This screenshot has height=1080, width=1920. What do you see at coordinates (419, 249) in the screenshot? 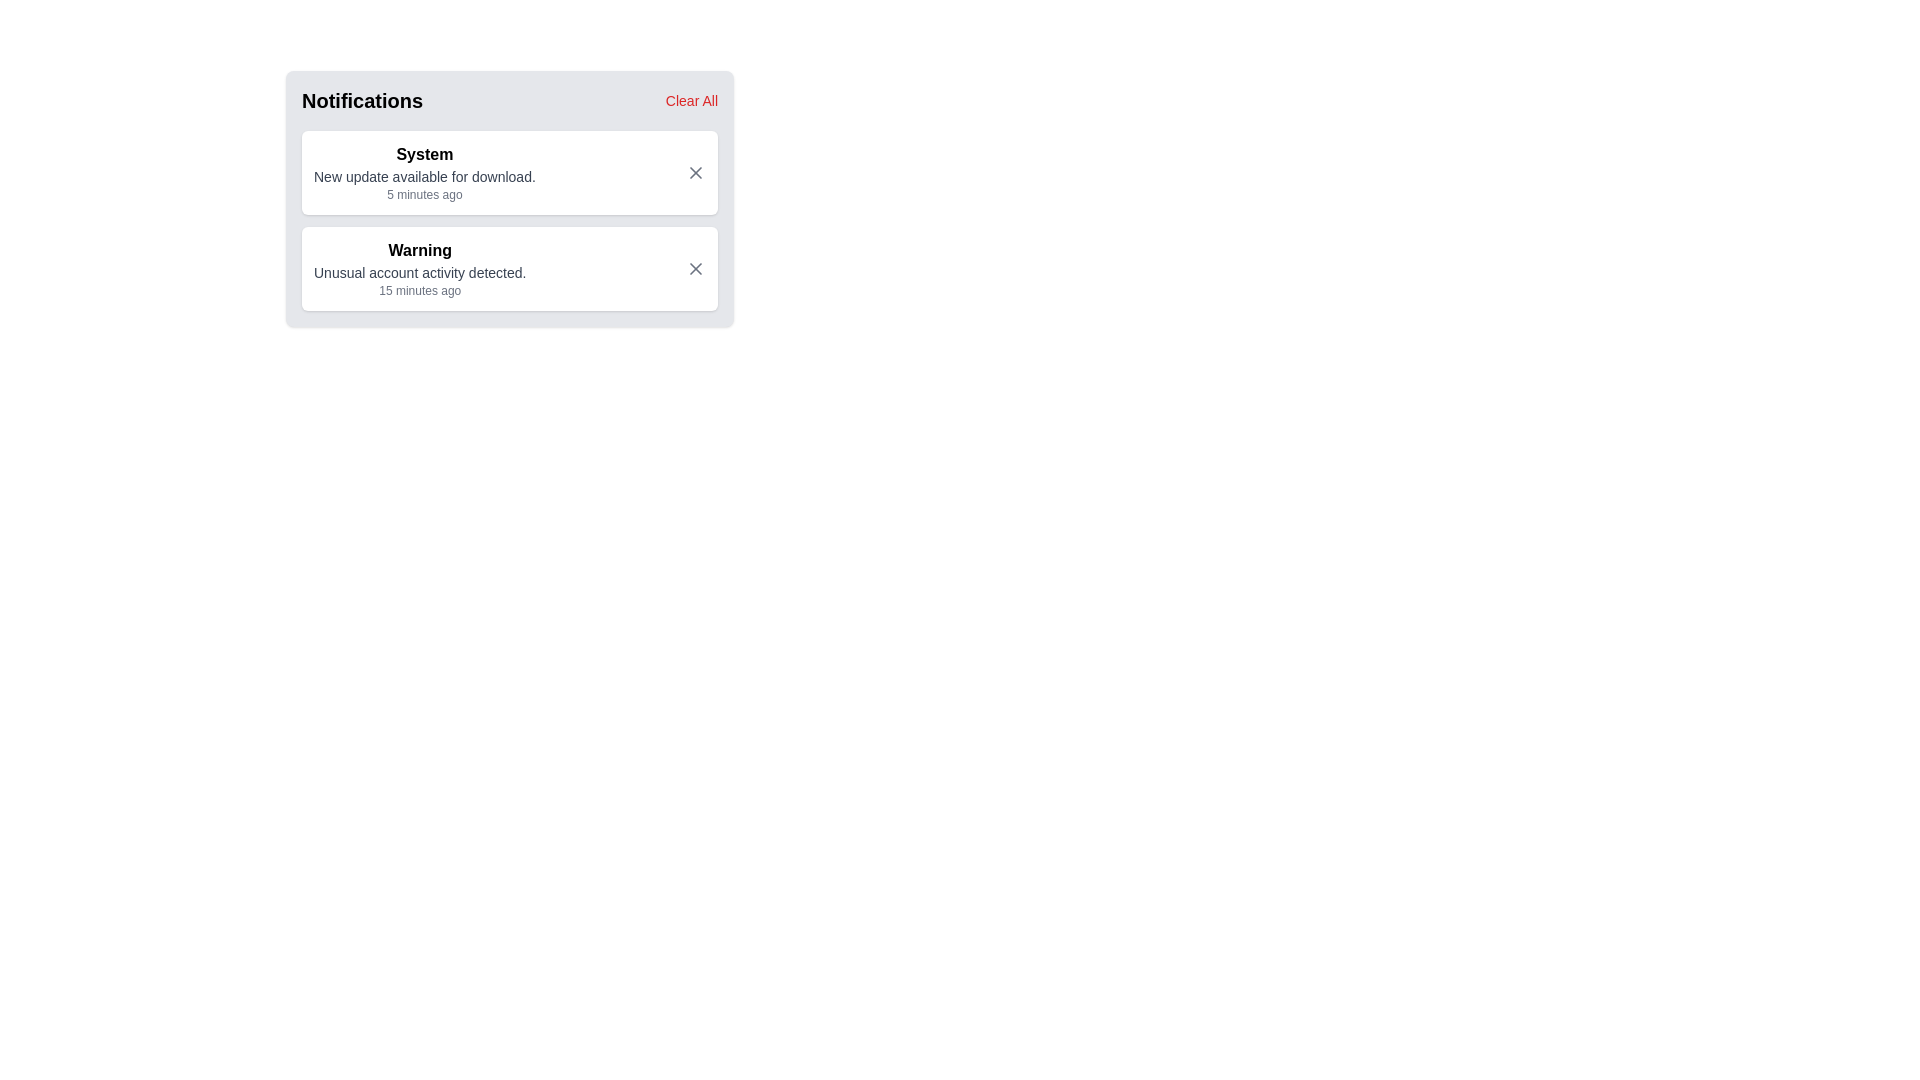
I see `the 'Warning' text label displayed prominently at the top of the second notification card in the notification panel` at bounding box center [419, 249].